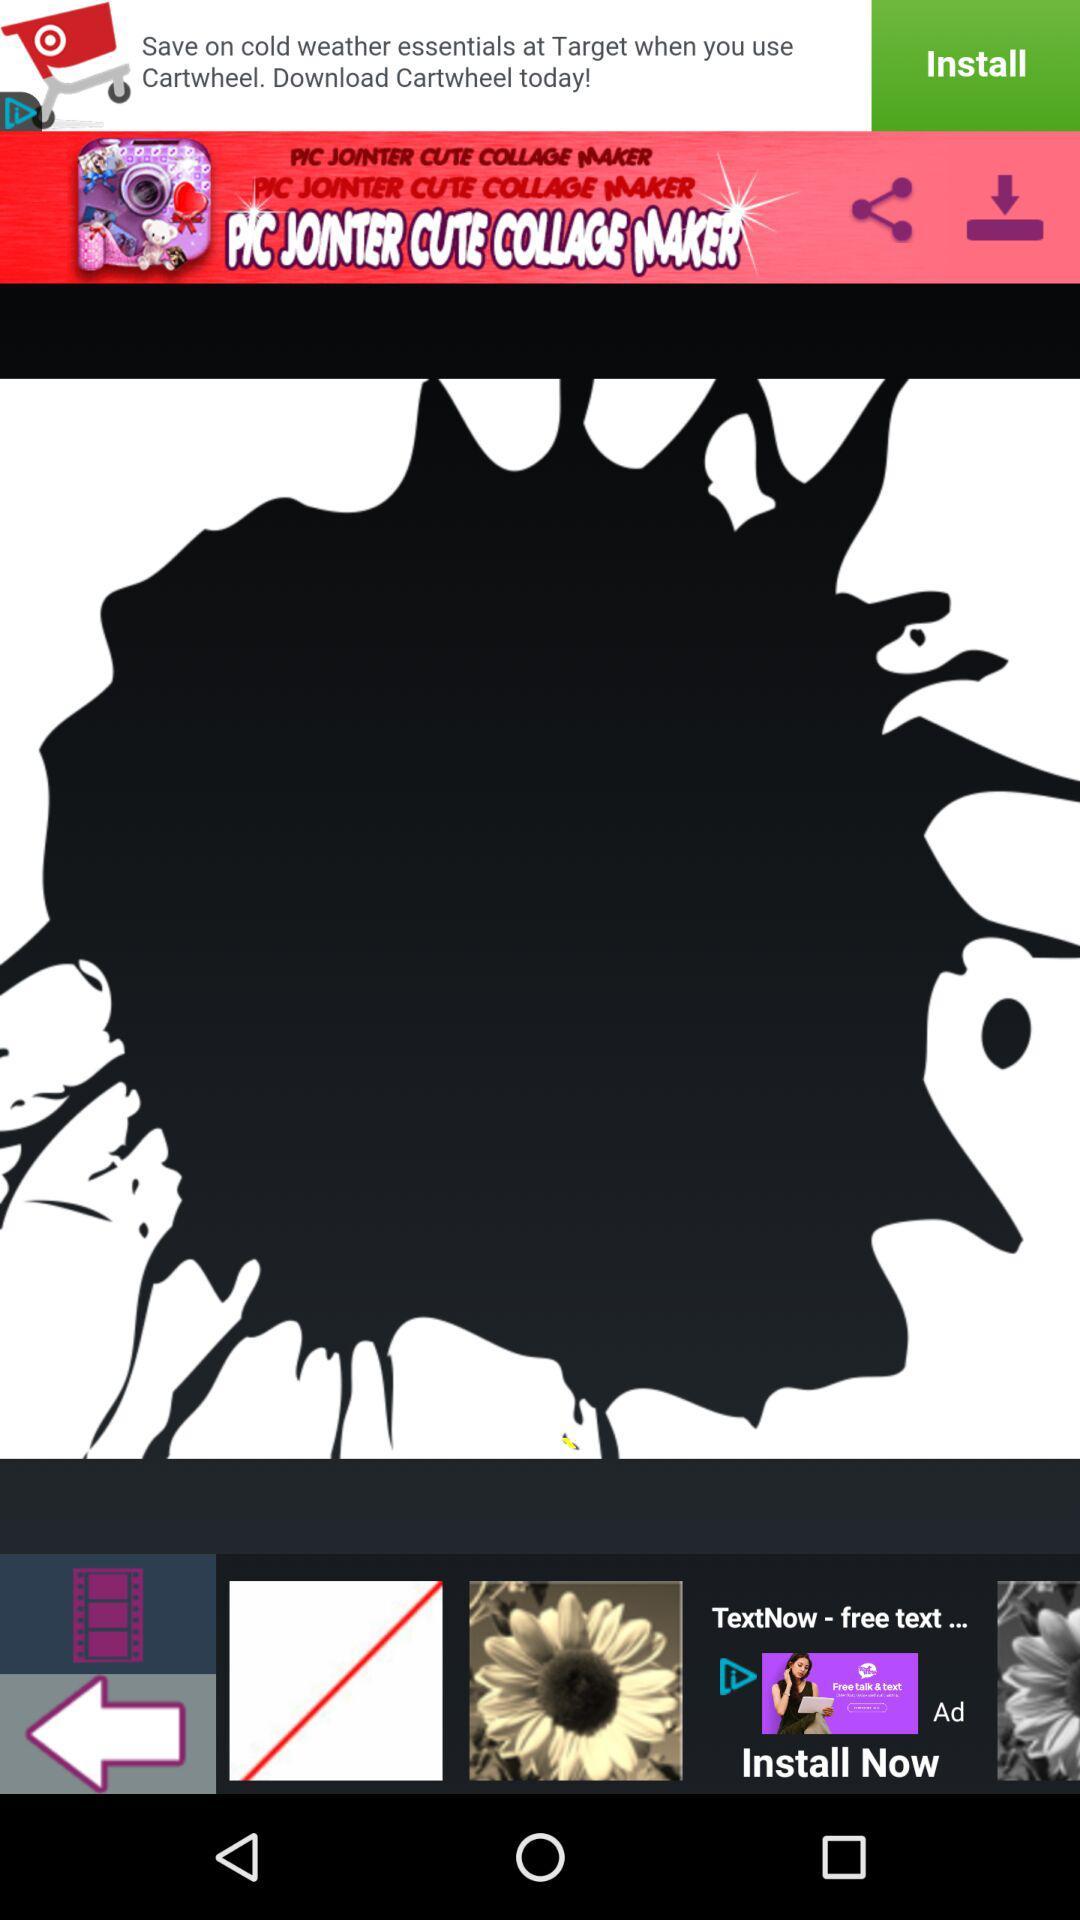 This screenshot has width=1080, height=1920. Describe the element at coordinates (880, 206) in the screenshot. I see `share` at that location.